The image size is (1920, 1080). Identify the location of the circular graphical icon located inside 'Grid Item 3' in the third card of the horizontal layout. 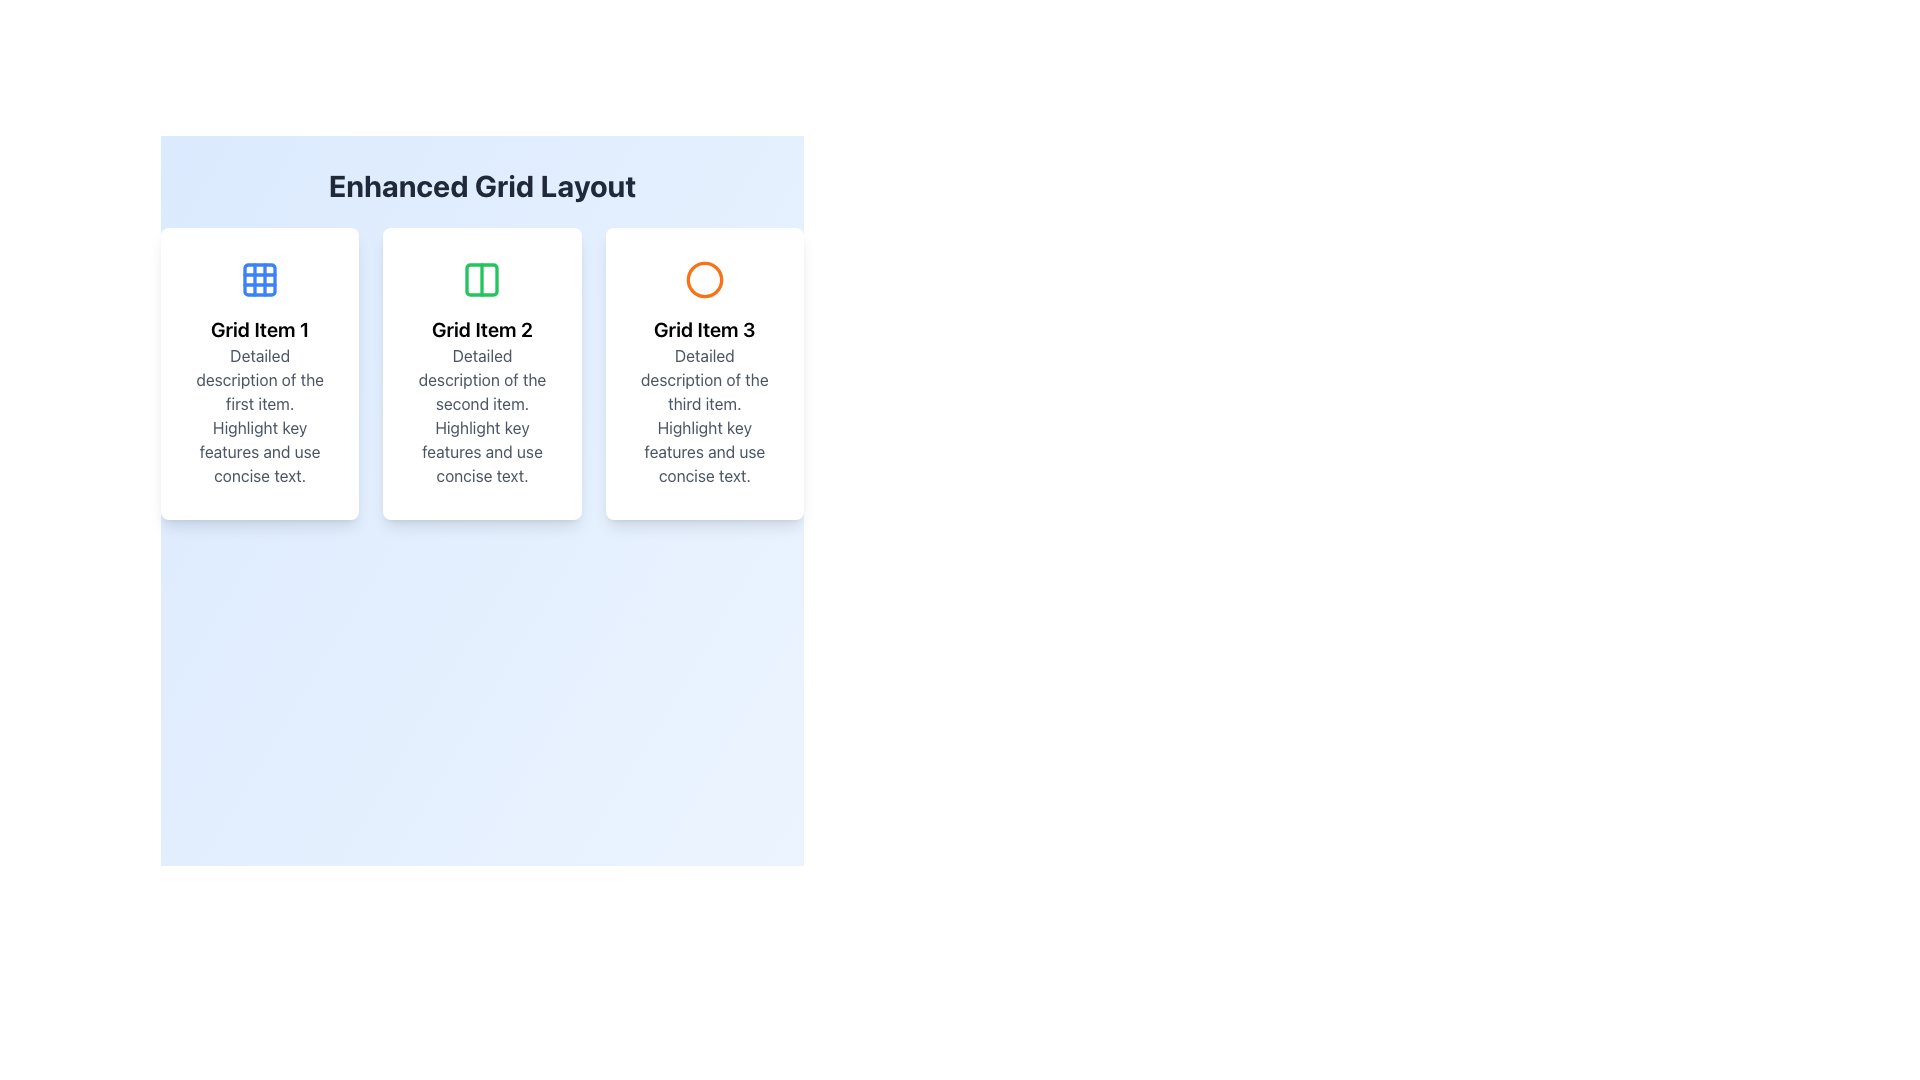
(704, 280).